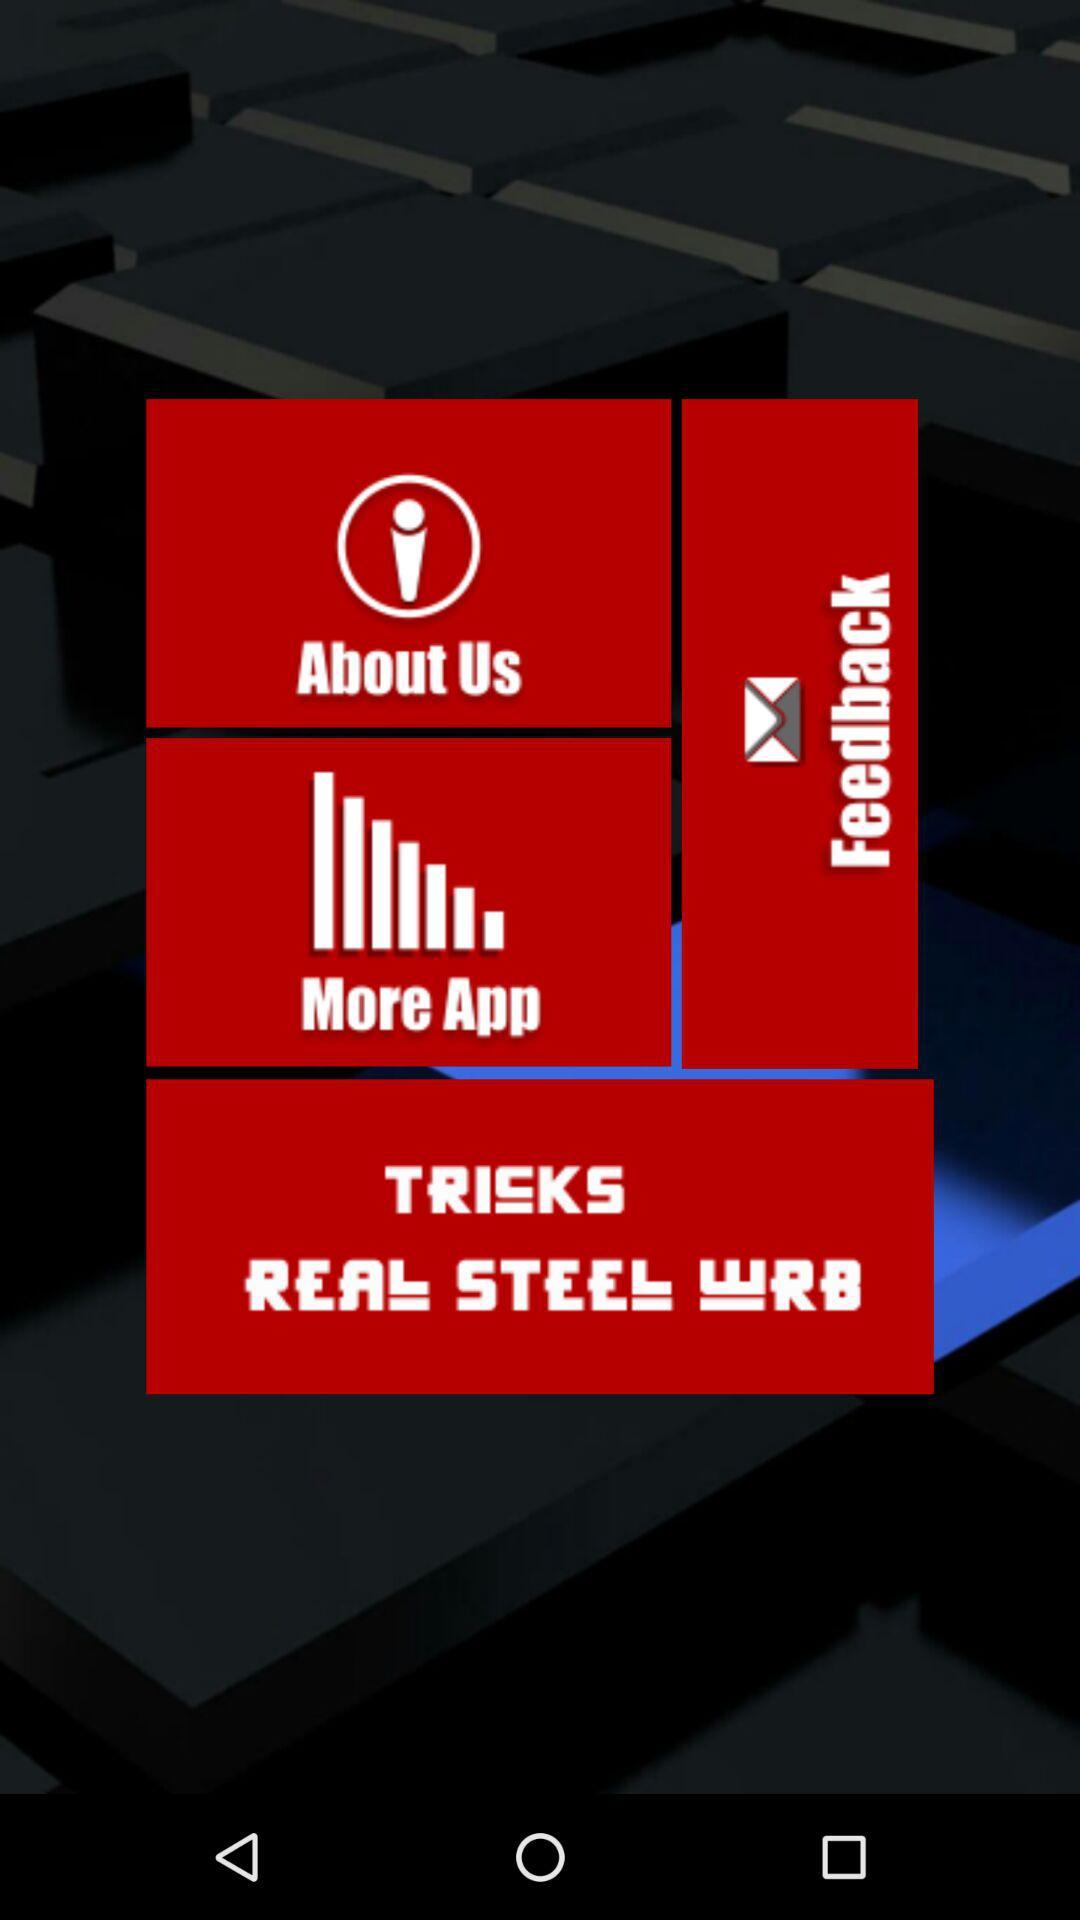  What do you see at coordinates (407, 562) in the screenshot?
I see `icon at the top` at bounding box center [407, 562].